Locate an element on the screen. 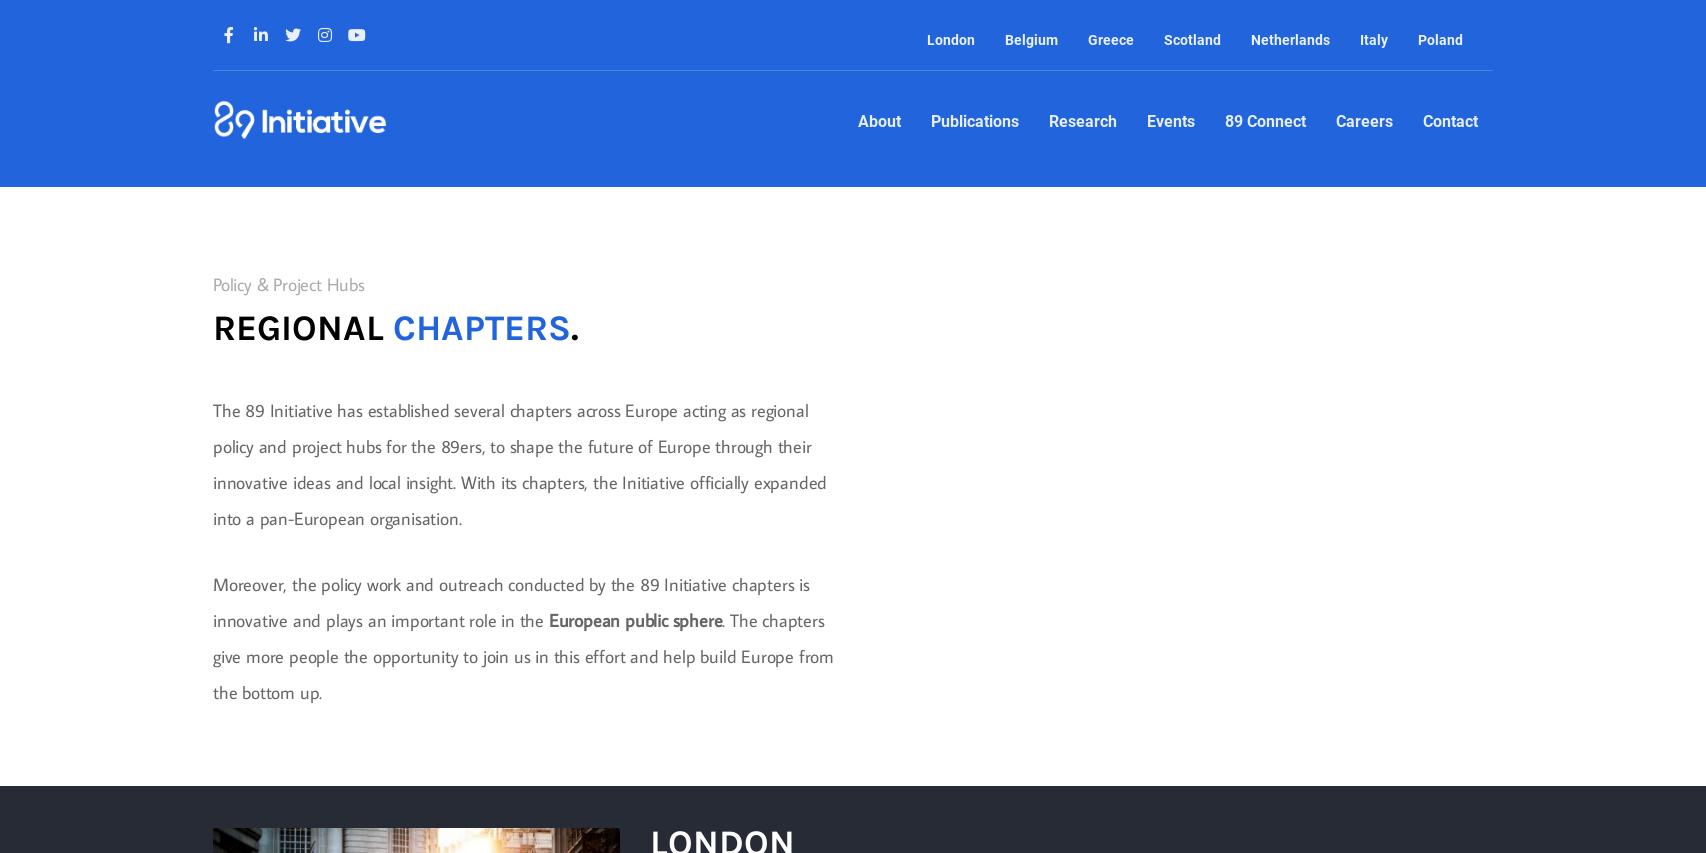 The width and height of the screenshot is (1706, 853). 'Events' is located at coordinates (1145, 121).